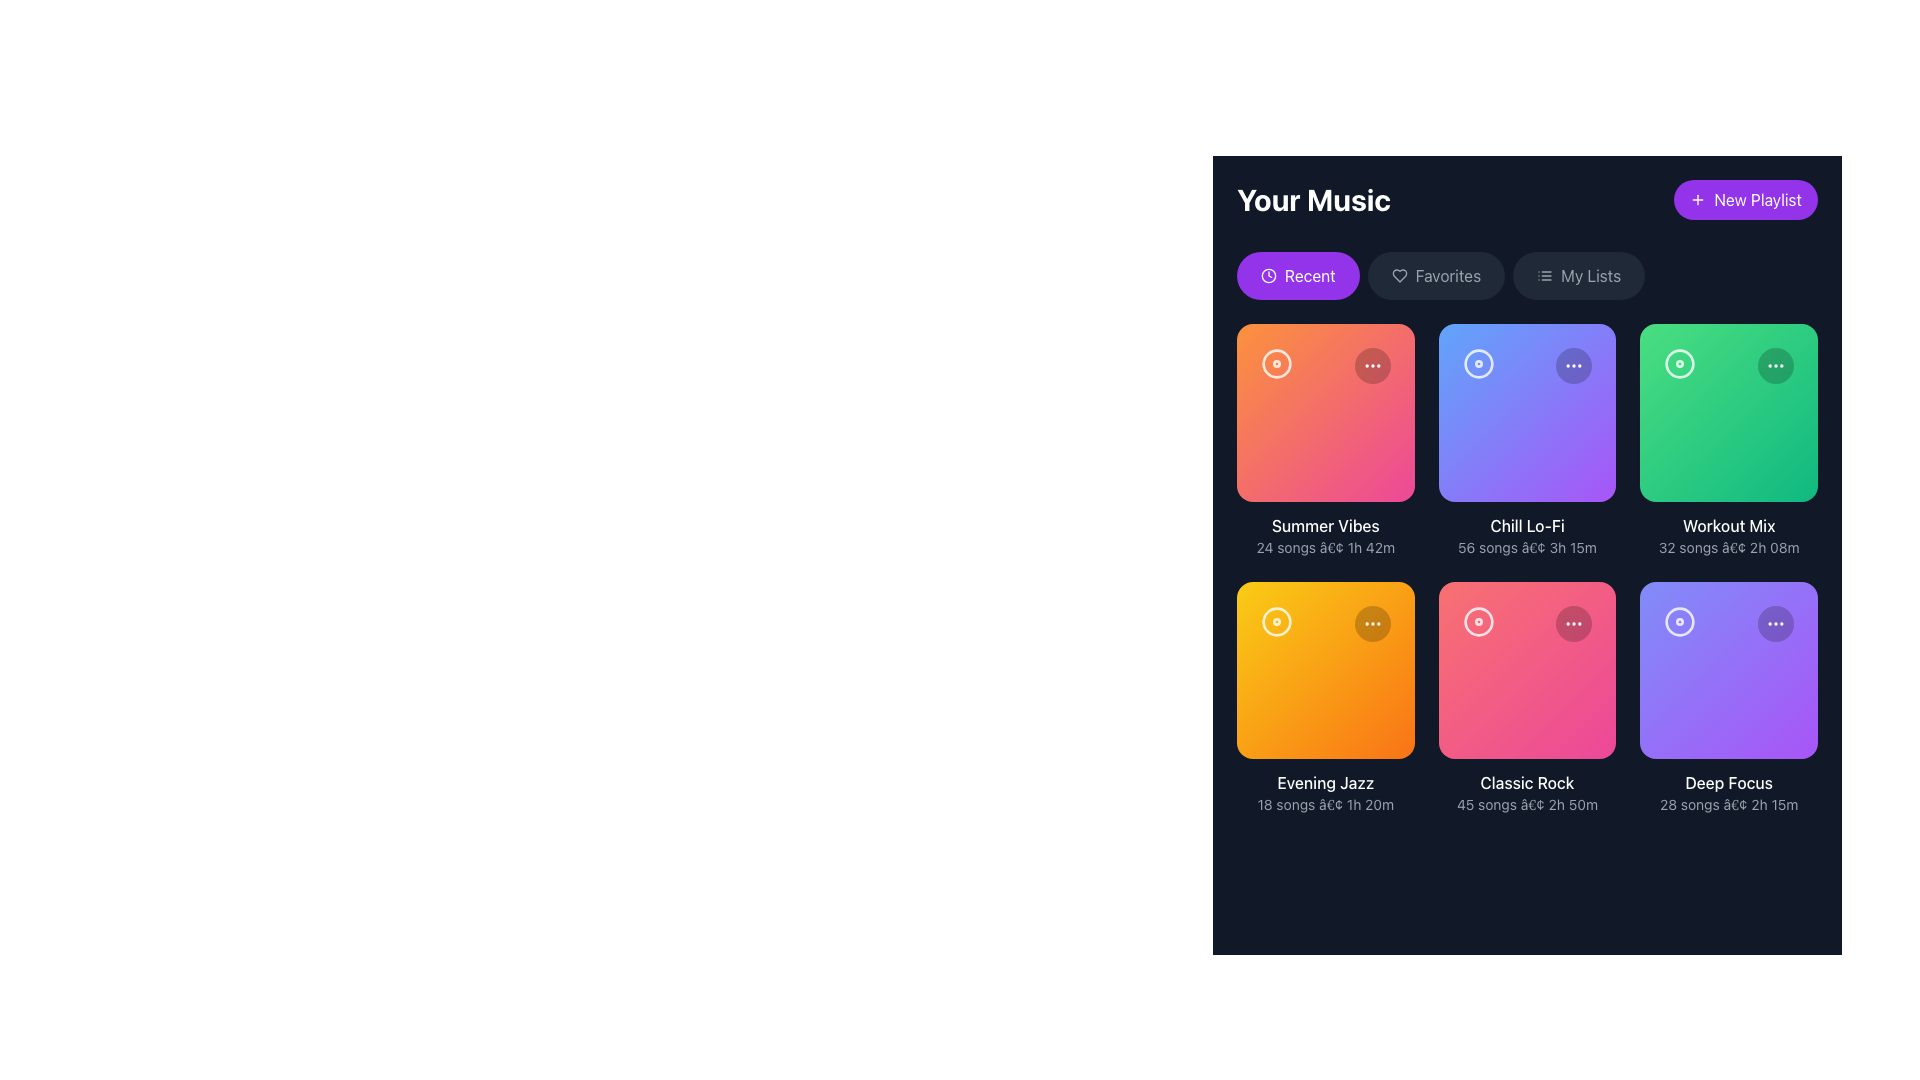  What do you see at coordinates (1325, 524) in the screenshot?
I see `the text label displaying the playlist name 'Summer Vibes', which is centrally aligned beneath the 'Recent' playlist thumbnail in the first column of the playlist grid within the 'Your Music' section` at bounding box center [1325, 524].